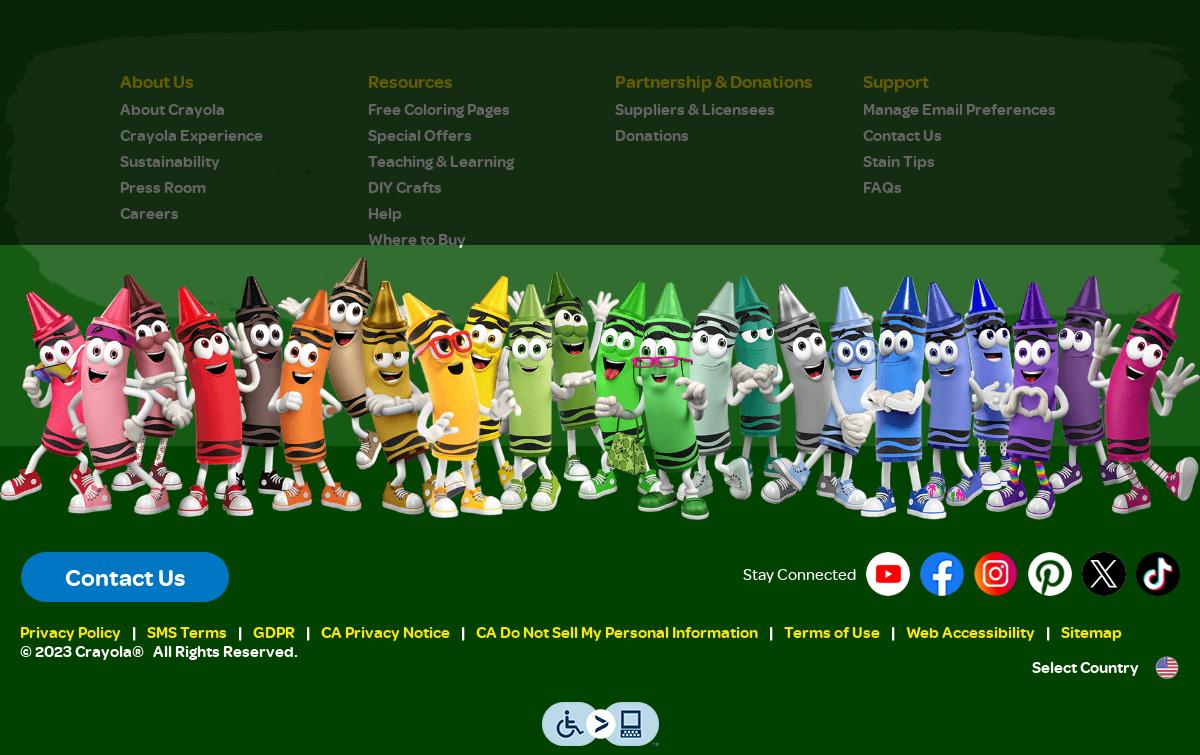 Image resolution: width=1200 pixels, height=755 pixels. Describe the element at coordinates (651, 134) in the screenshot. I see `'Donations'` at that location.